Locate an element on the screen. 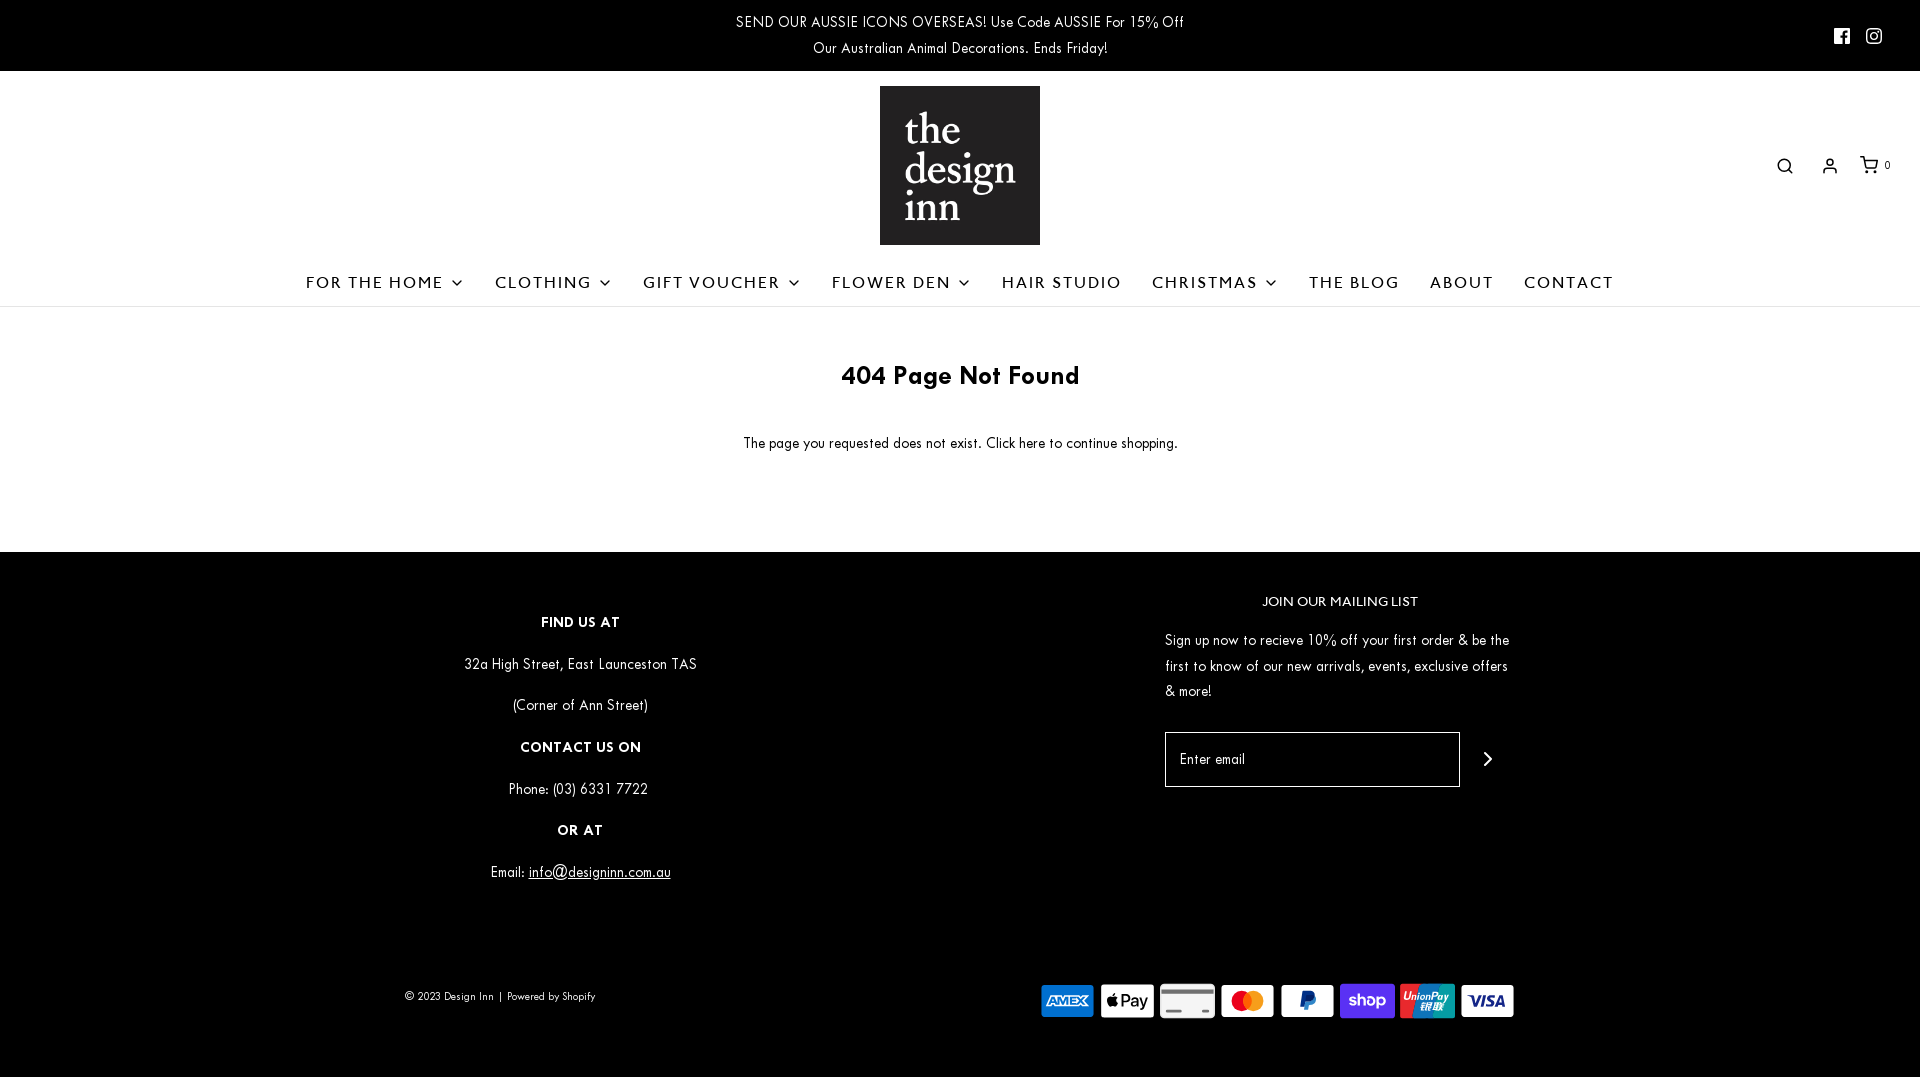  'here' is located at coordinates (1031, 442).